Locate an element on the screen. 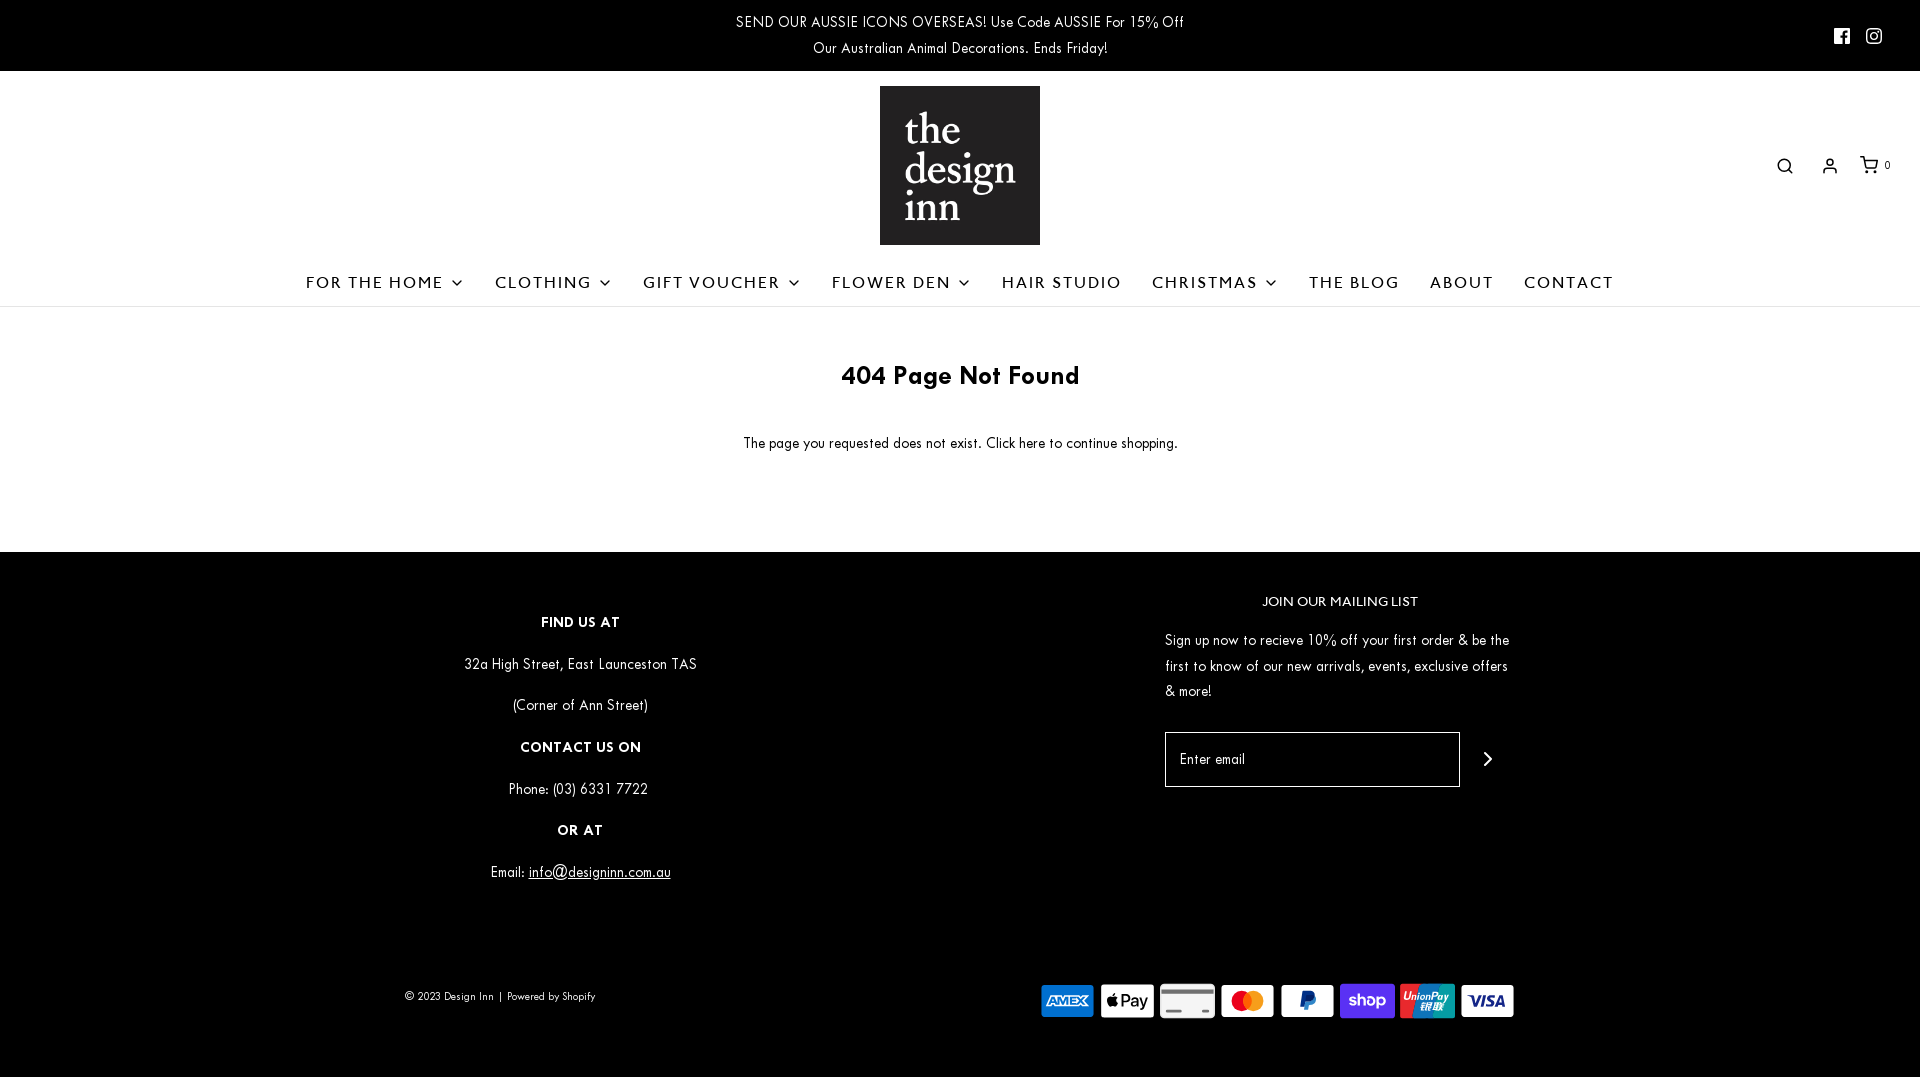  'here' is located at coordinates (1031, 442).